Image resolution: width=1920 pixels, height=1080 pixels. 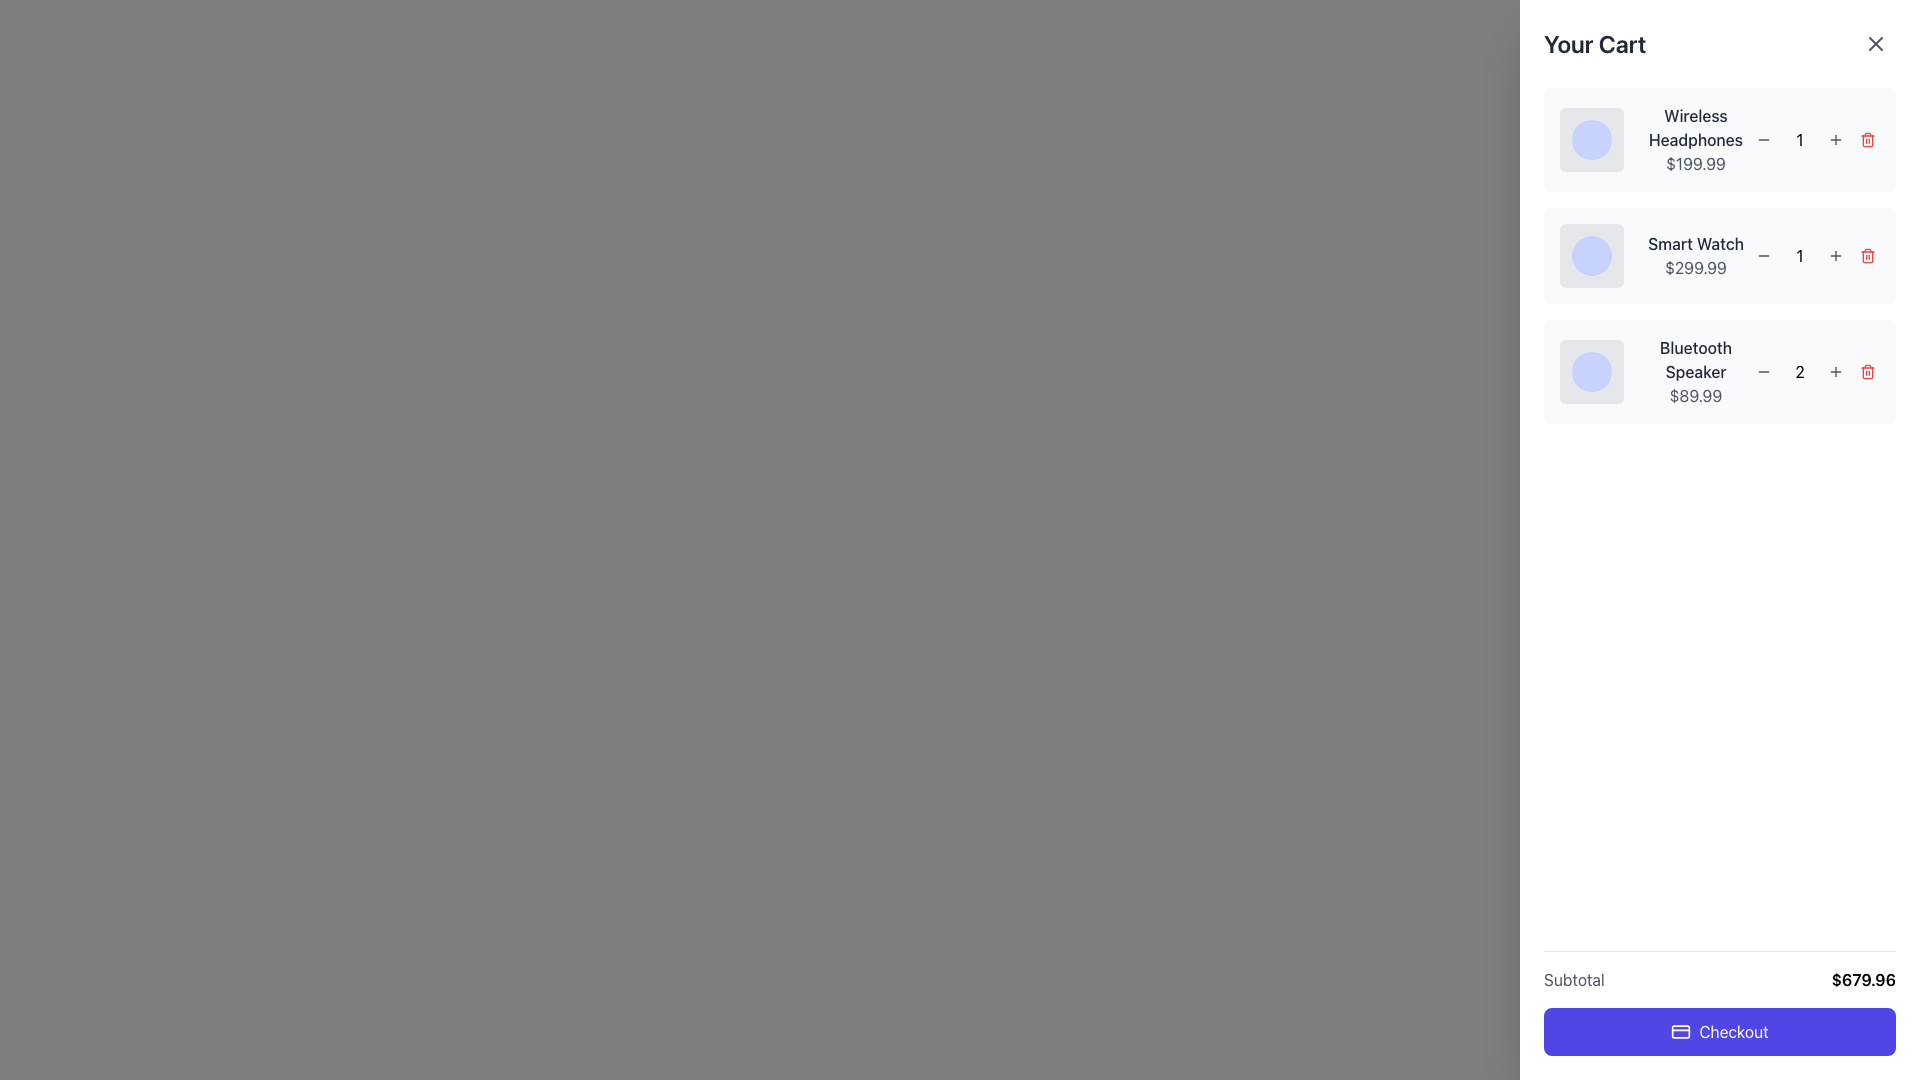 What do you see at coordinates (1718, 1032) in the screenshot?
I see `the primary action button located at the bottom right of the panel, just below the 'Subtotal' label, to observe its hover styling` at bounding box center [1718, 1032].